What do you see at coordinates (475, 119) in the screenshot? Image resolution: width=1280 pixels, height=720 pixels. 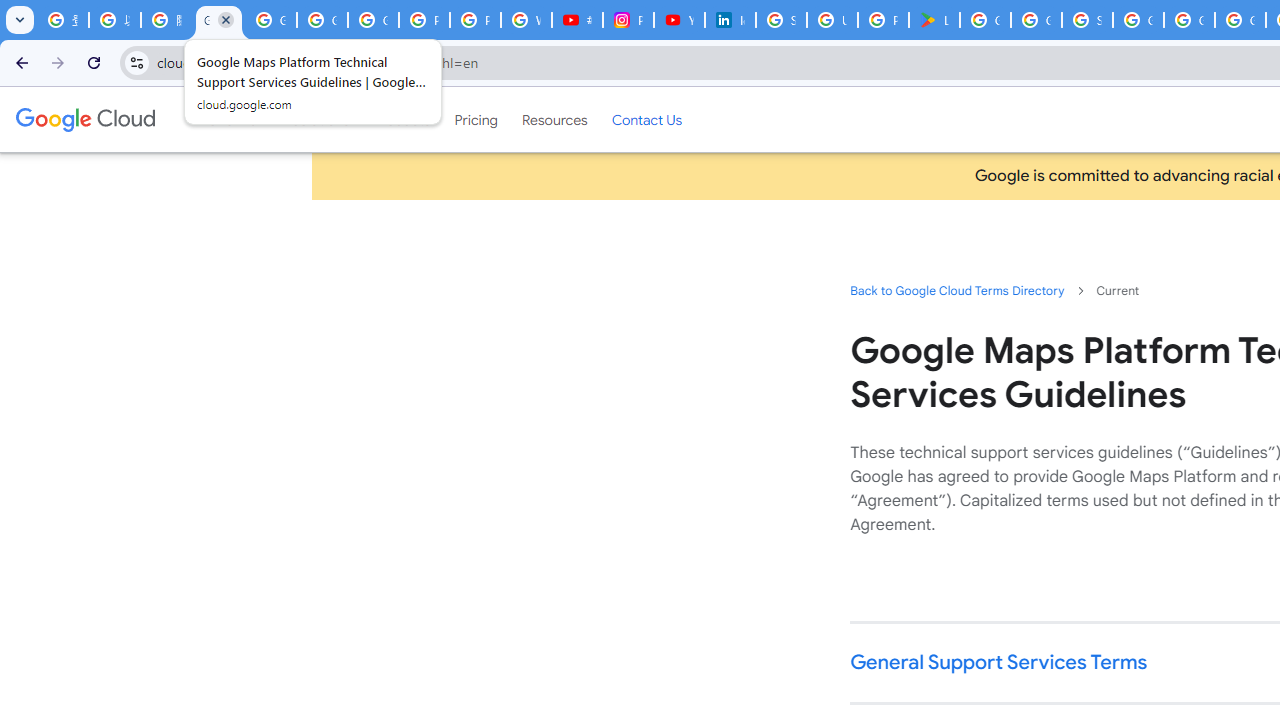 I see `'Pricing'` at bounding box center [475, 119].